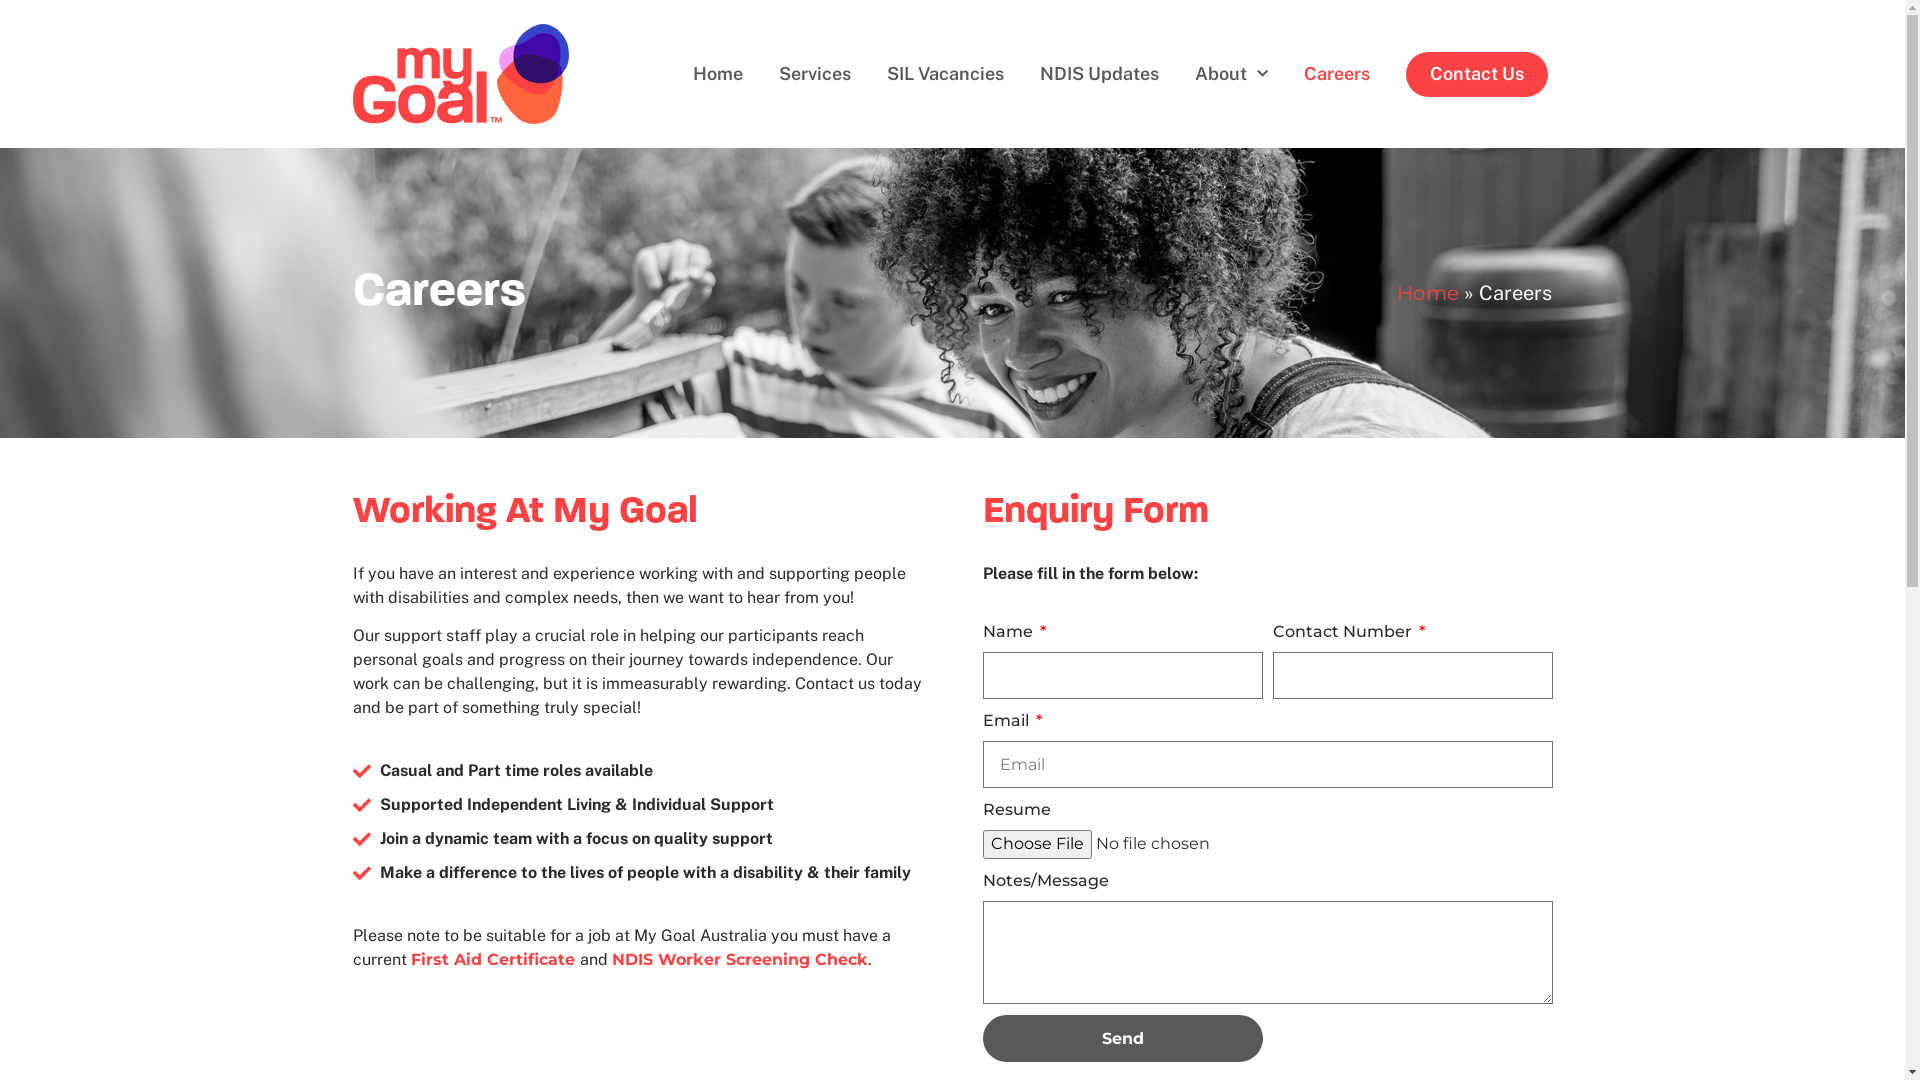 Image resolution: width=1920 pixels, height=1080 pixels. What do you see at coordinates (1230, 73) in the screenshot?
I see `'About'` at bounding box center [1230, 73].